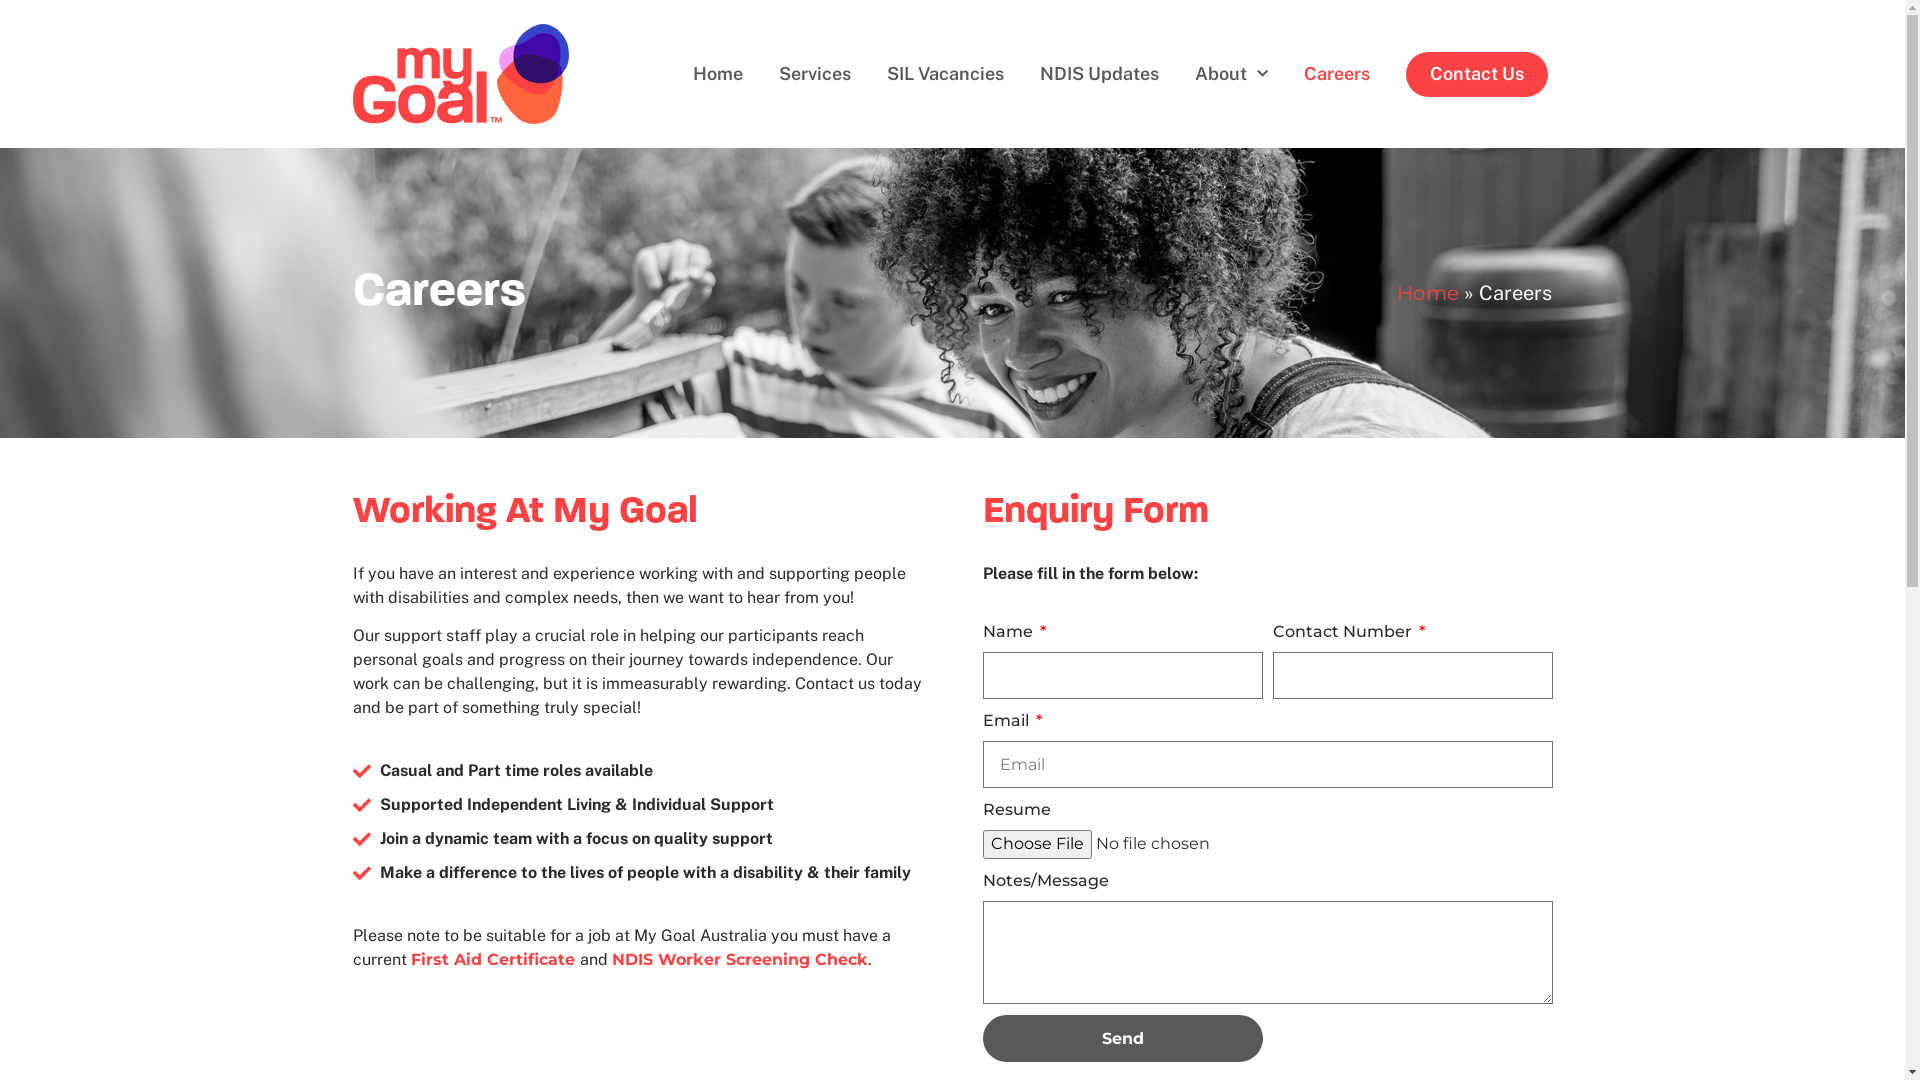 Image resolution: width=1920 pixels, height=1080 pixels. What do you see at coordinates (1230, 73) in the screenshot?
I see `'About'` at bounding box center [1230, 73].